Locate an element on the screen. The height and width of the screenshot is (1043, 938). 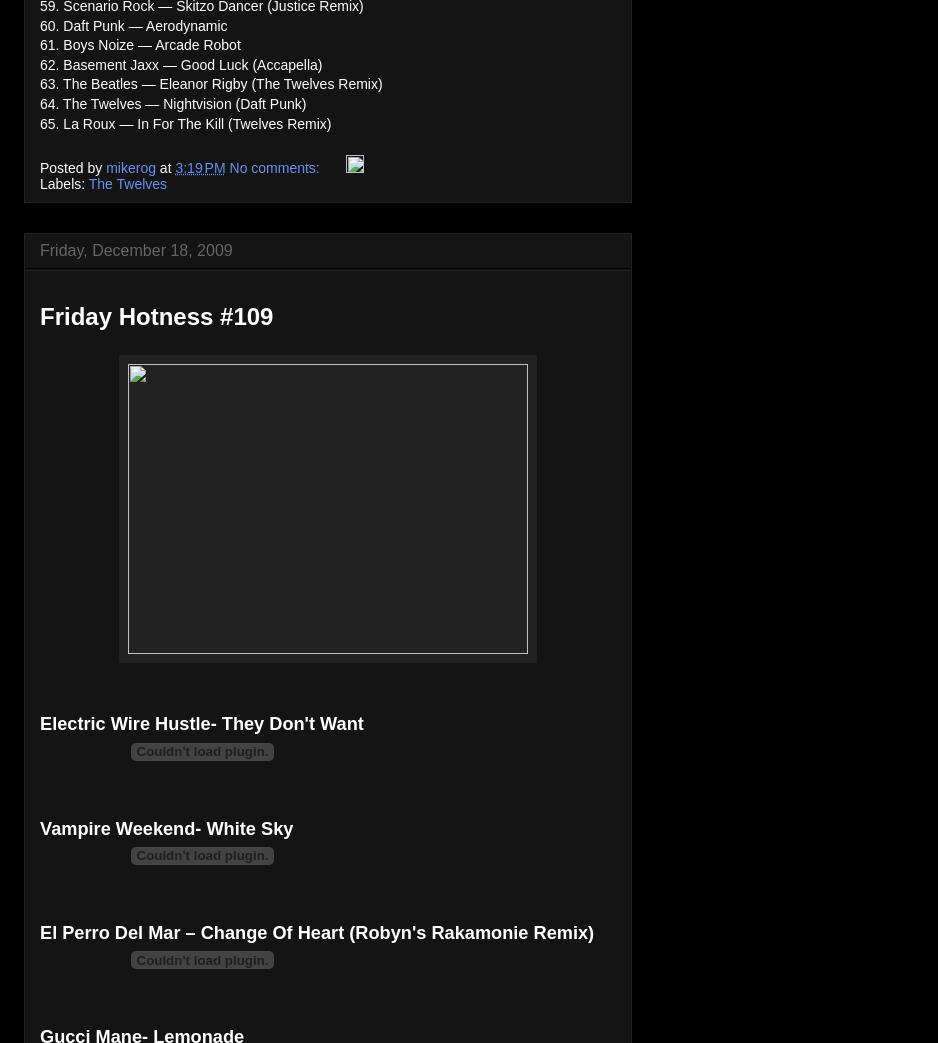
'Labels:' is located at coordinates (62, 182).